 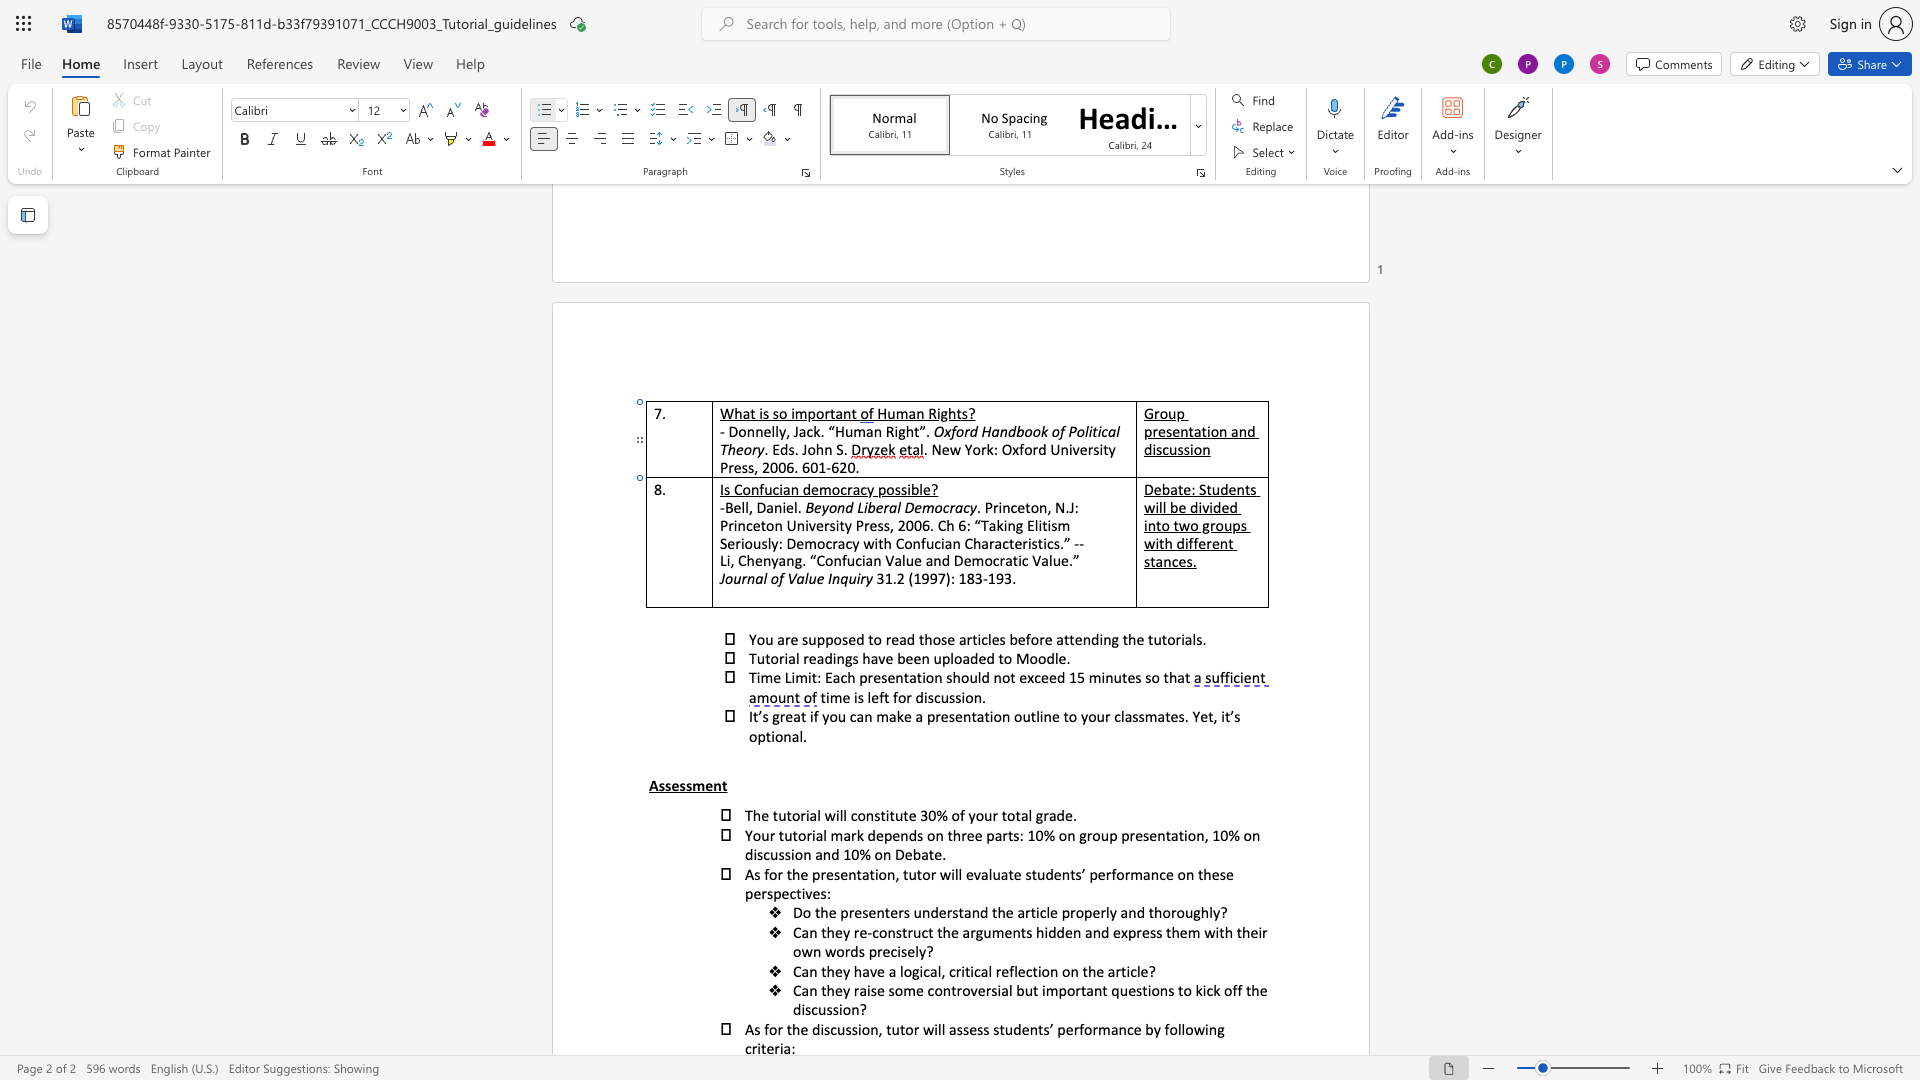 I want to click on the space between the continuous character "s" and "m" in the text, so click(x=693, y=784).